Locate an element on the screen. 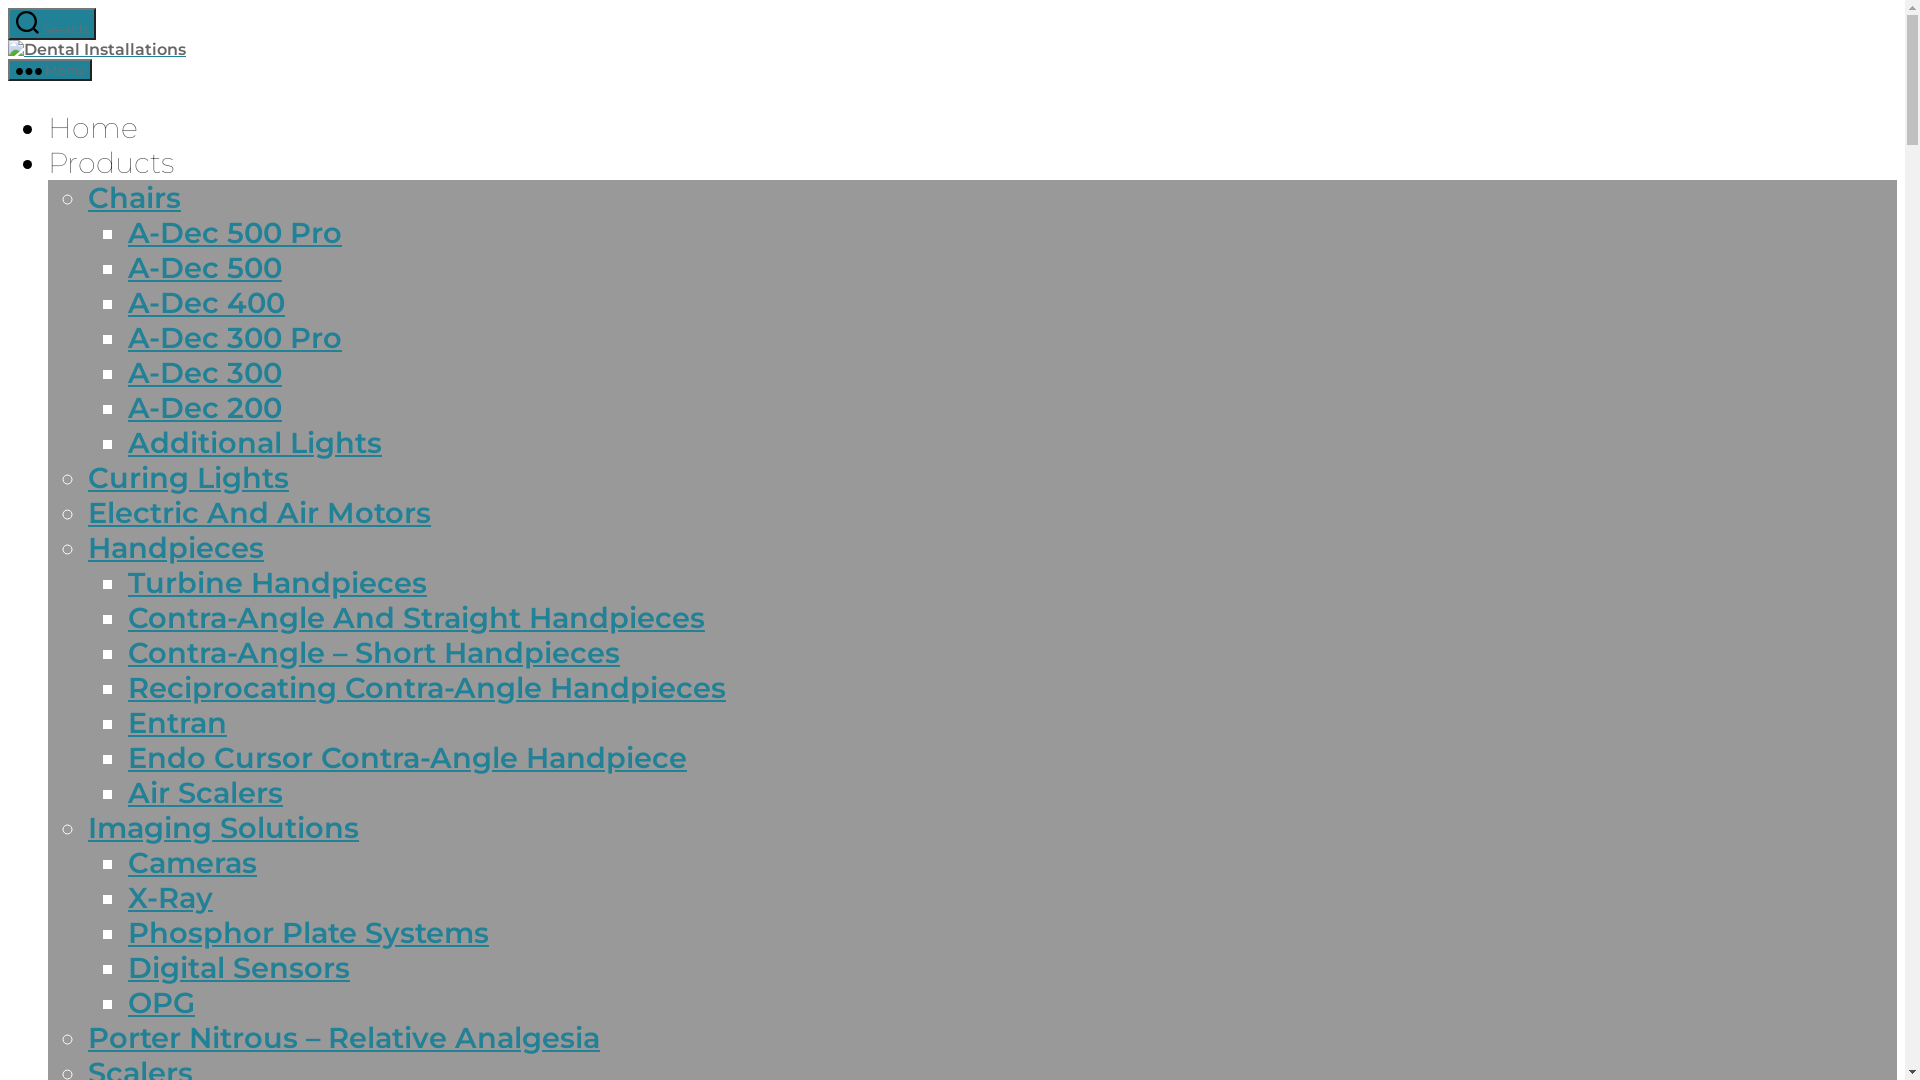  'A-Dec 400' is located at coordinates (206, 302).